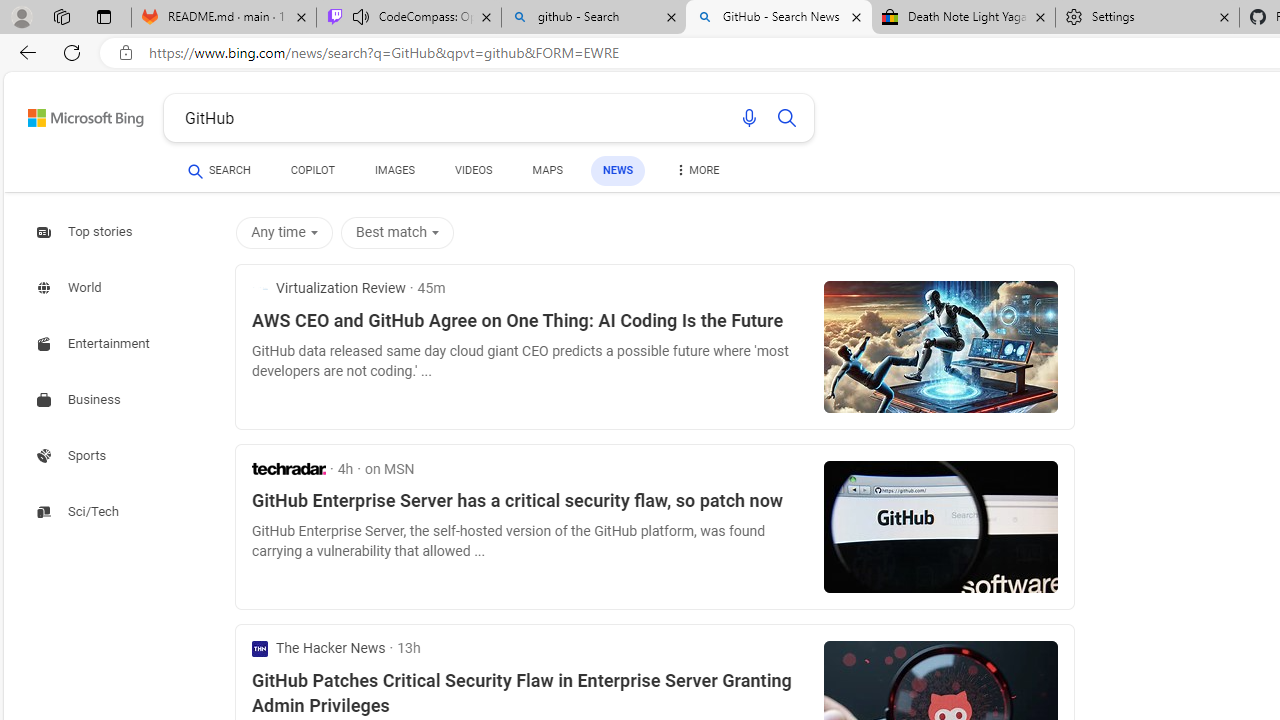 This screenshot has width=1280, height=720. What do you see at coordinates (778, 17) in the screenshot?
I see `'GitHub - Search News'` at bounding box center [778, 17].